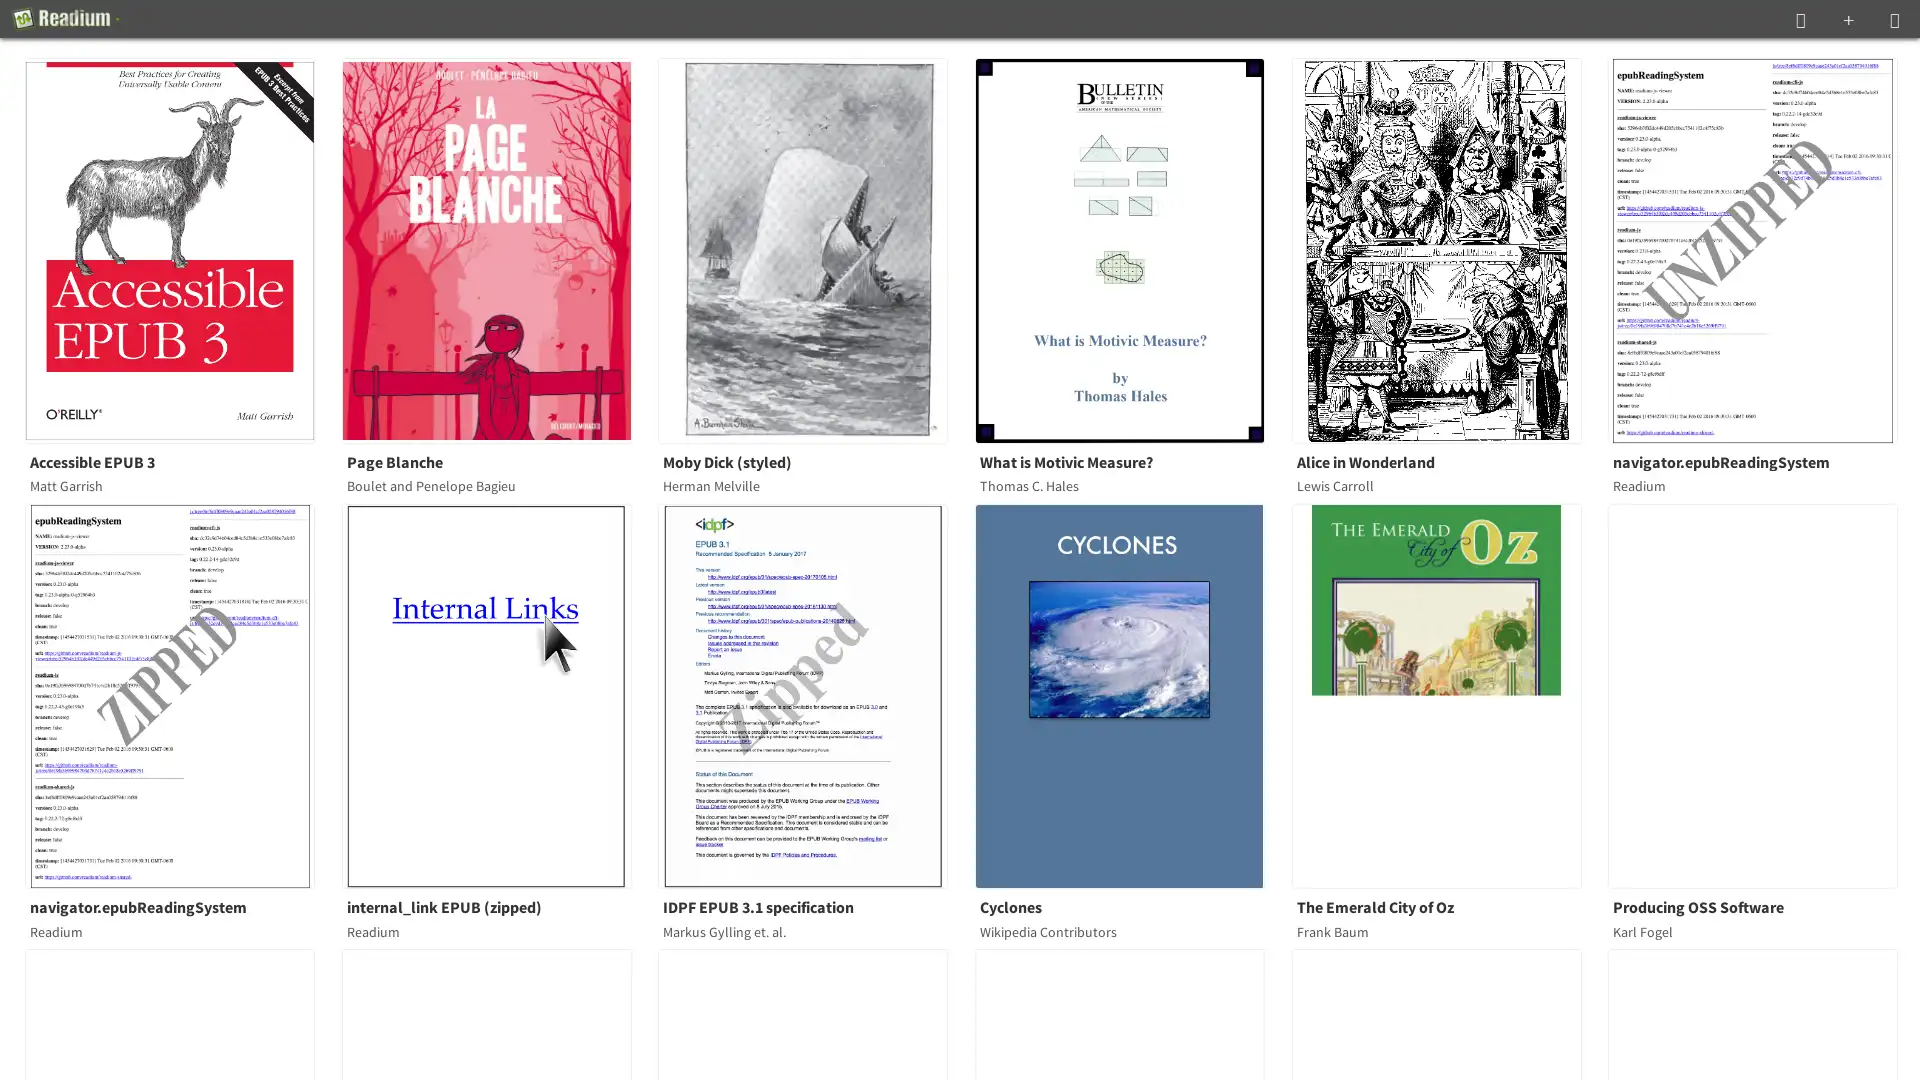  Describe the element at coordinates (182, 249) in the screenshot. I see `(1) Accessible EPUB 3` at that location.